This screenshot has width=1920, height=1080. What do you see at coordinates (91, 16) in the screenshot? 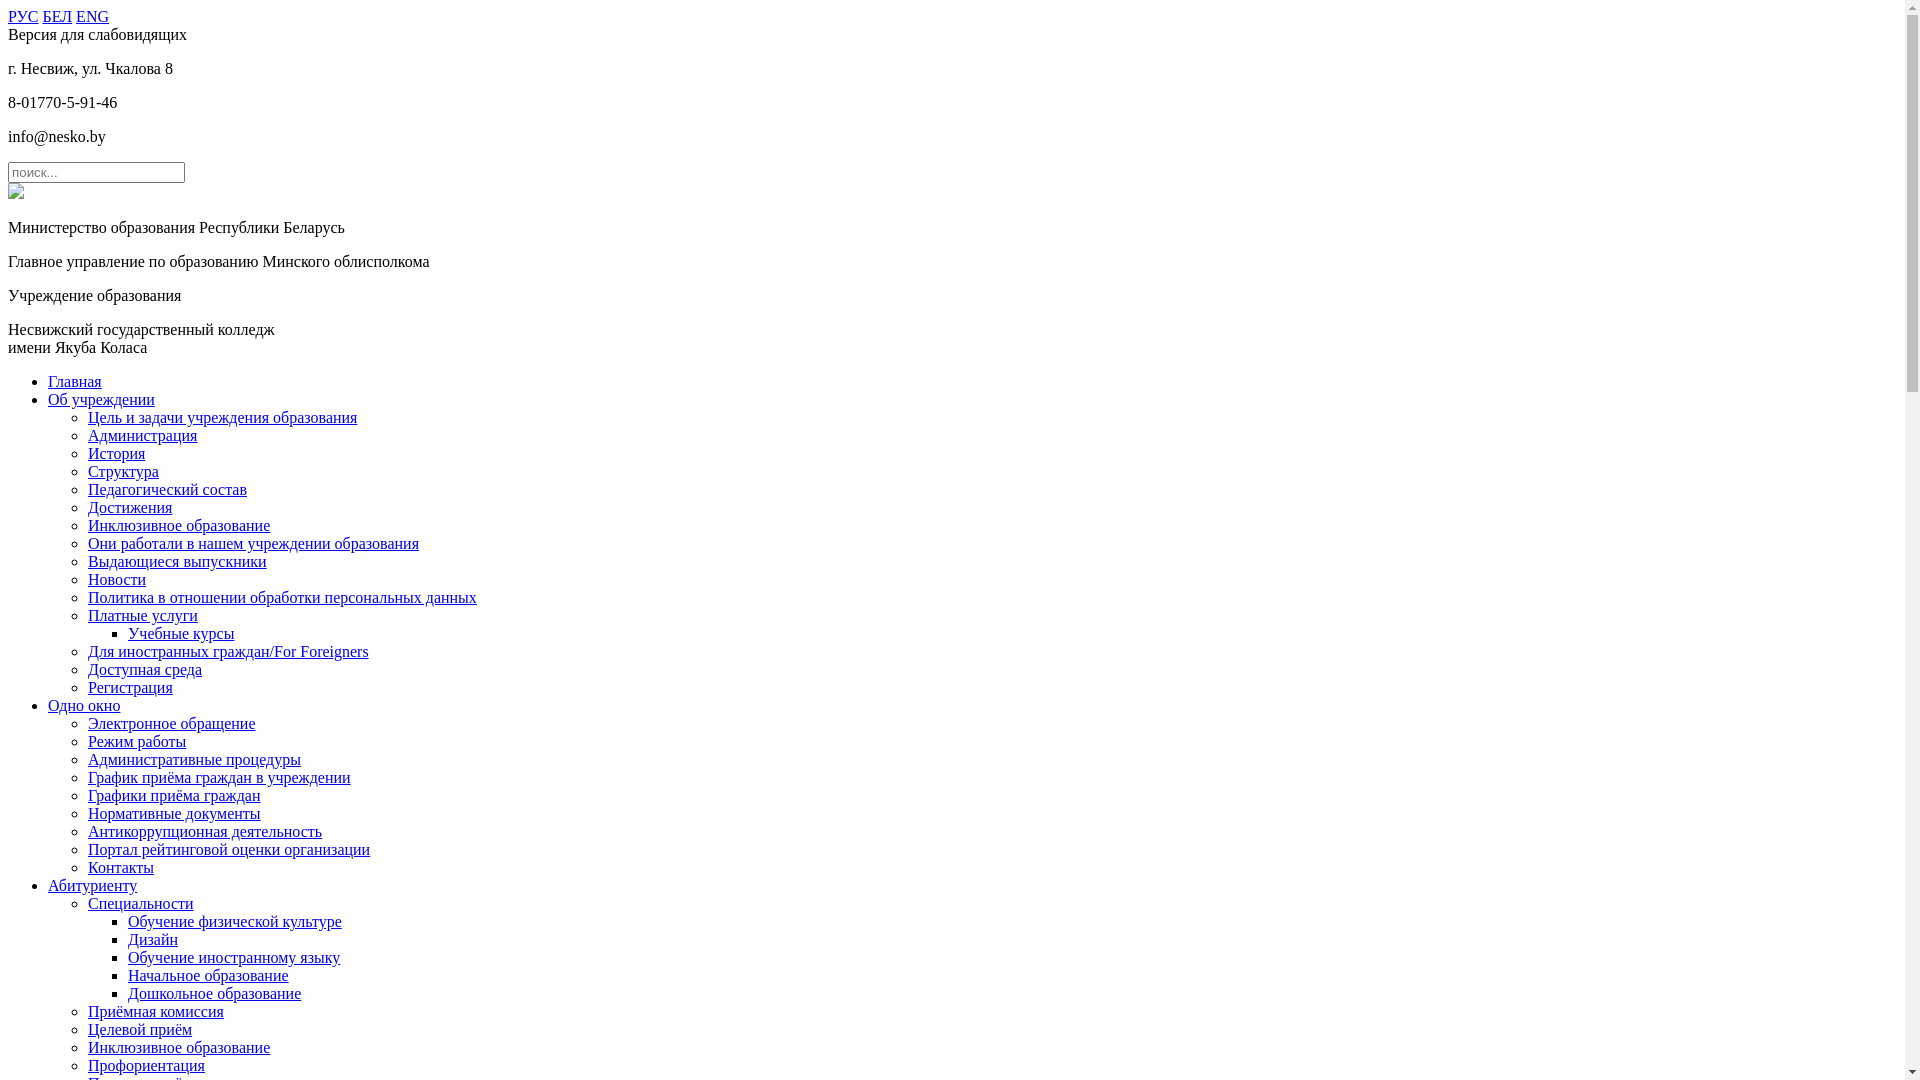
I see `'ENG'` at bounding box center [91, 16].